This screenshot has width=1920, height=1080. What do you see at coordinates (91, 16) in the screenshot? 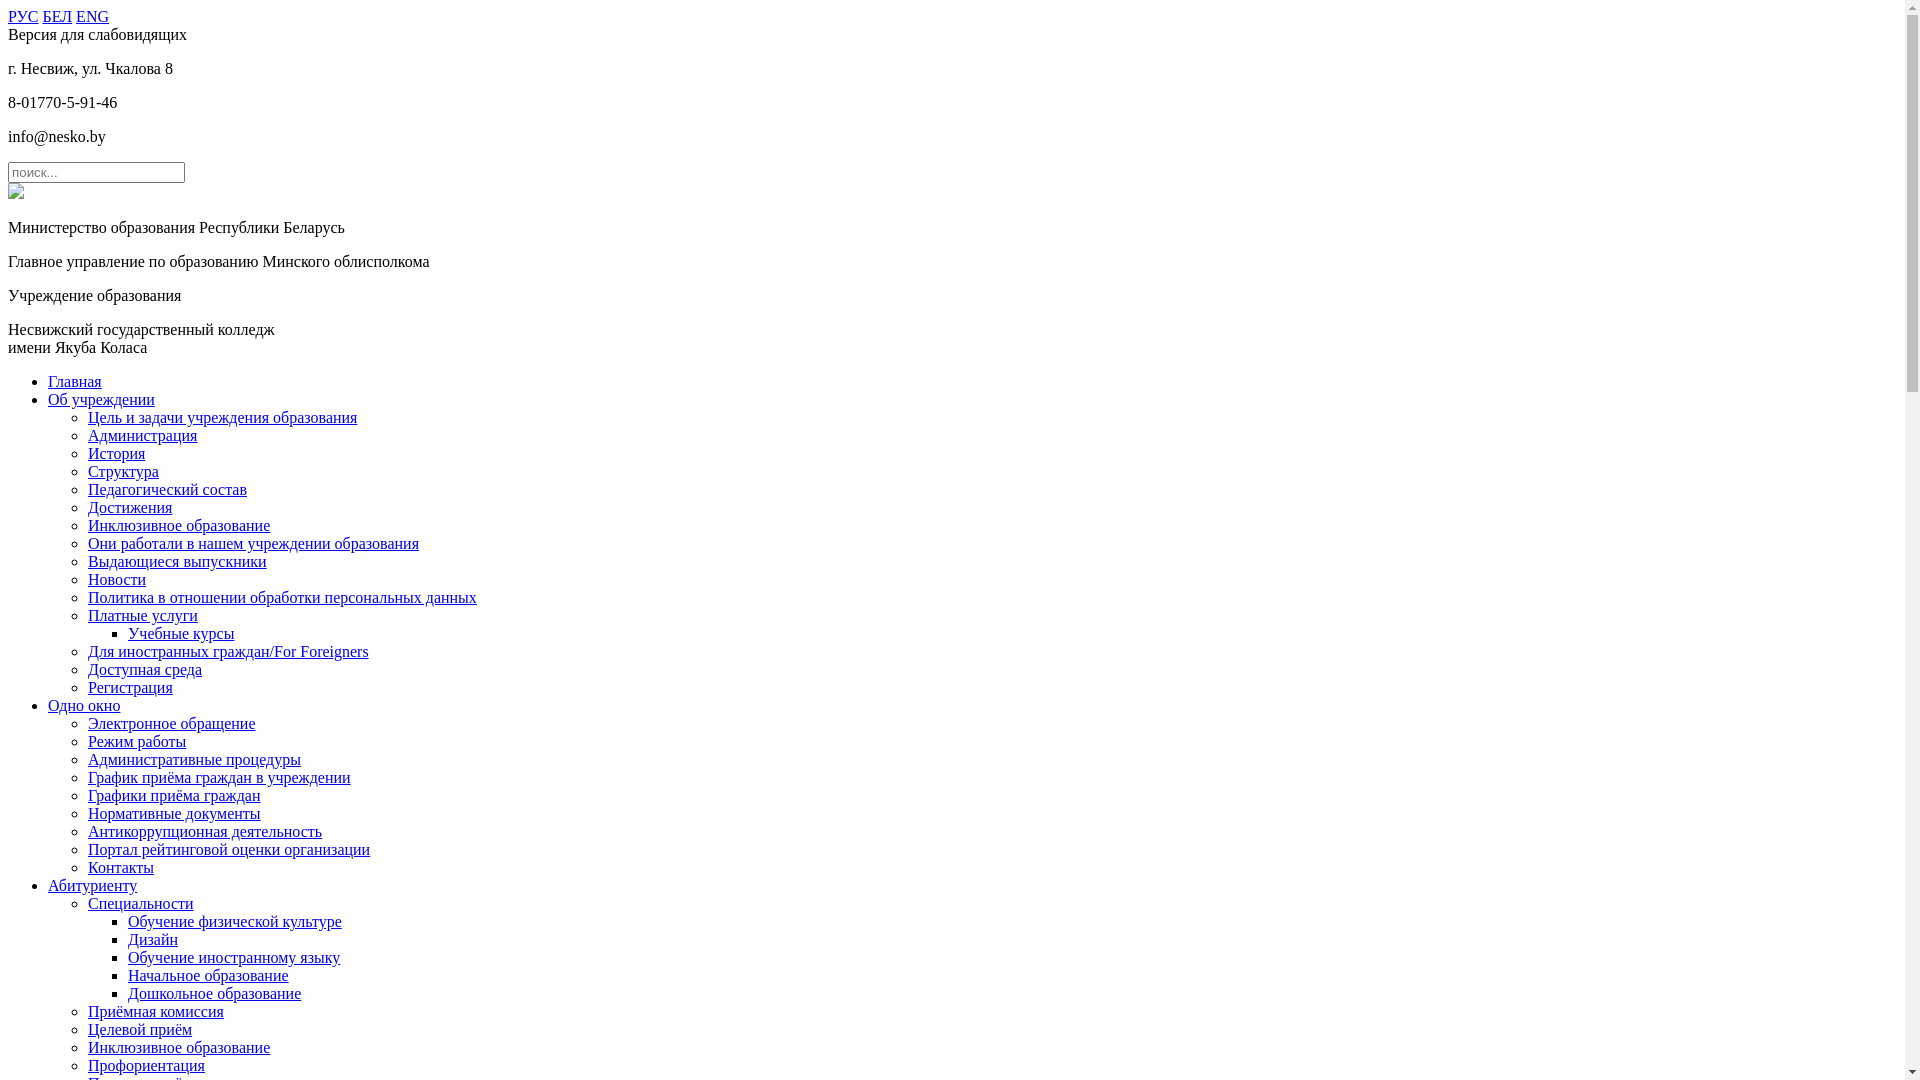
I see `'ENG'` at bounding box center [91, 16].